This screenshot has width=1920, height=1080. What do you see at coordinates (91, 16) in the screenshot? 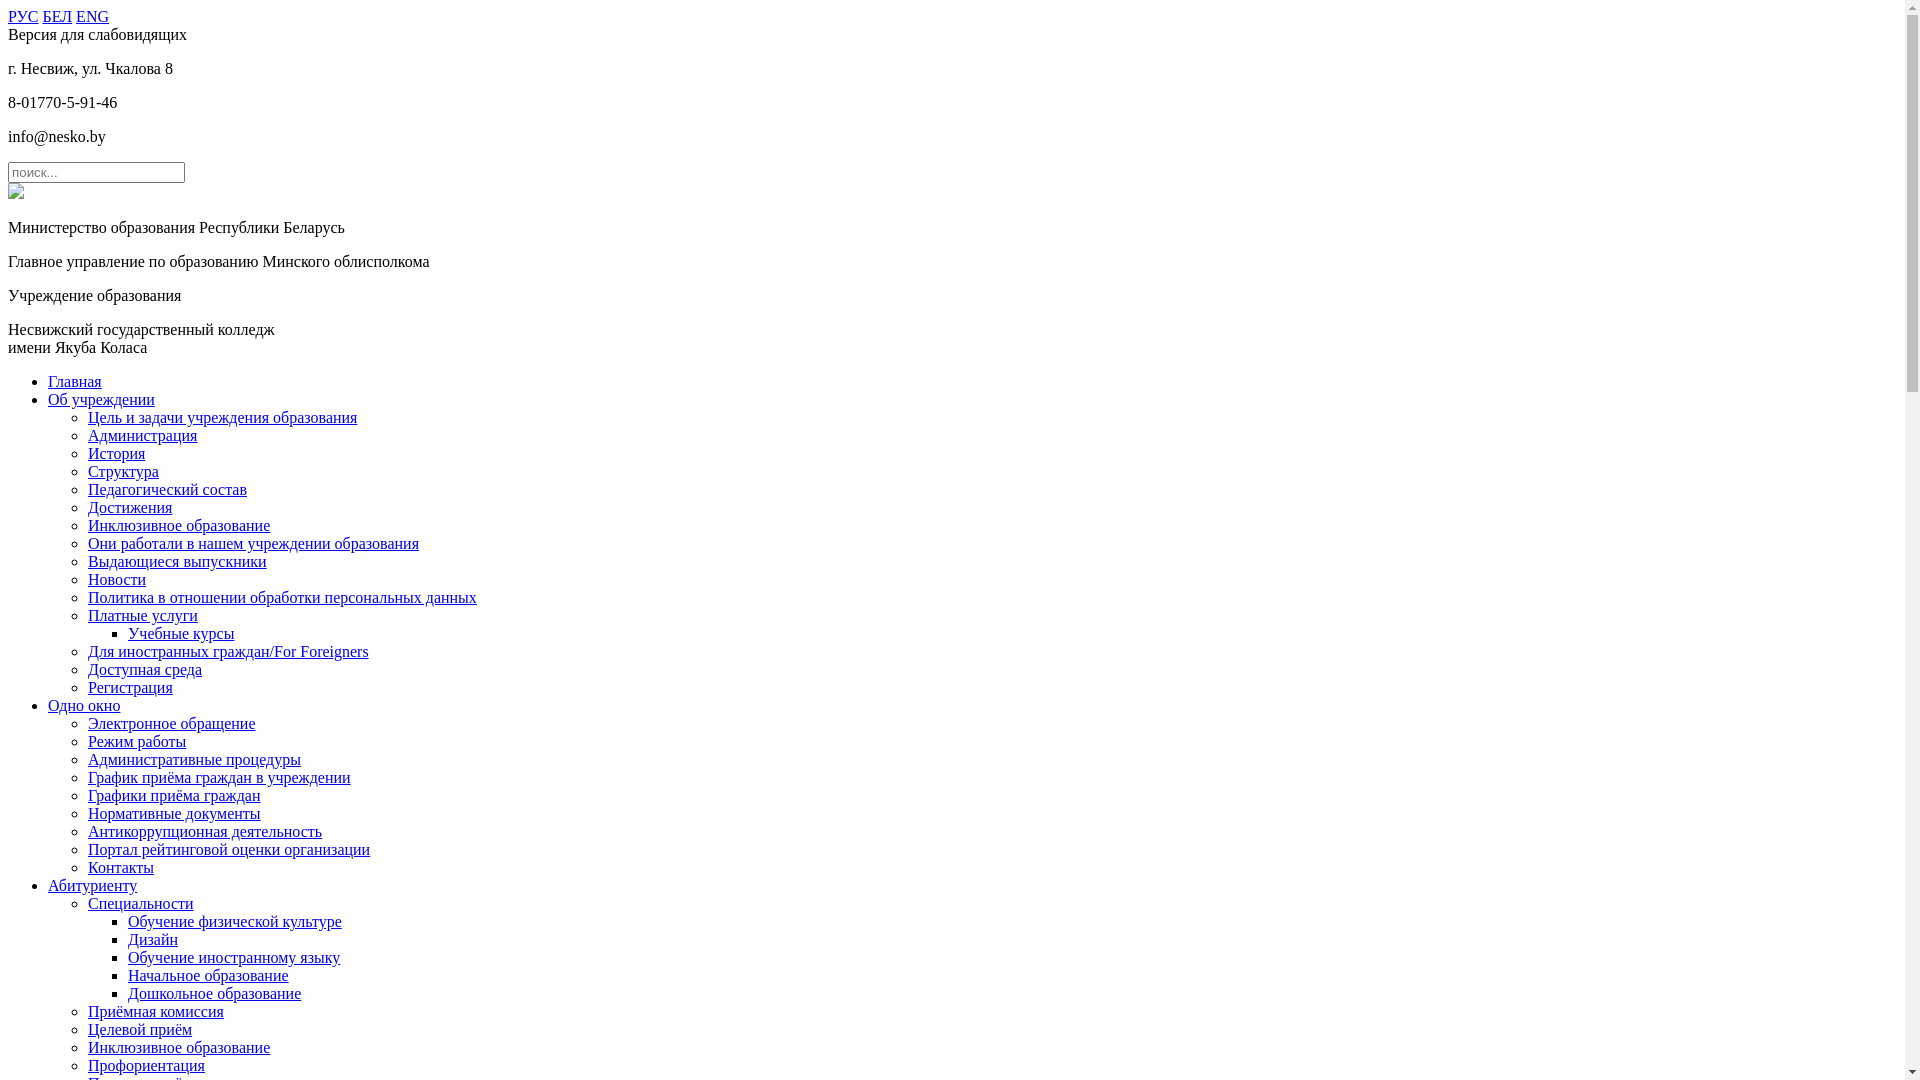
I see `'ENG'` at bounding box center [91, 16].